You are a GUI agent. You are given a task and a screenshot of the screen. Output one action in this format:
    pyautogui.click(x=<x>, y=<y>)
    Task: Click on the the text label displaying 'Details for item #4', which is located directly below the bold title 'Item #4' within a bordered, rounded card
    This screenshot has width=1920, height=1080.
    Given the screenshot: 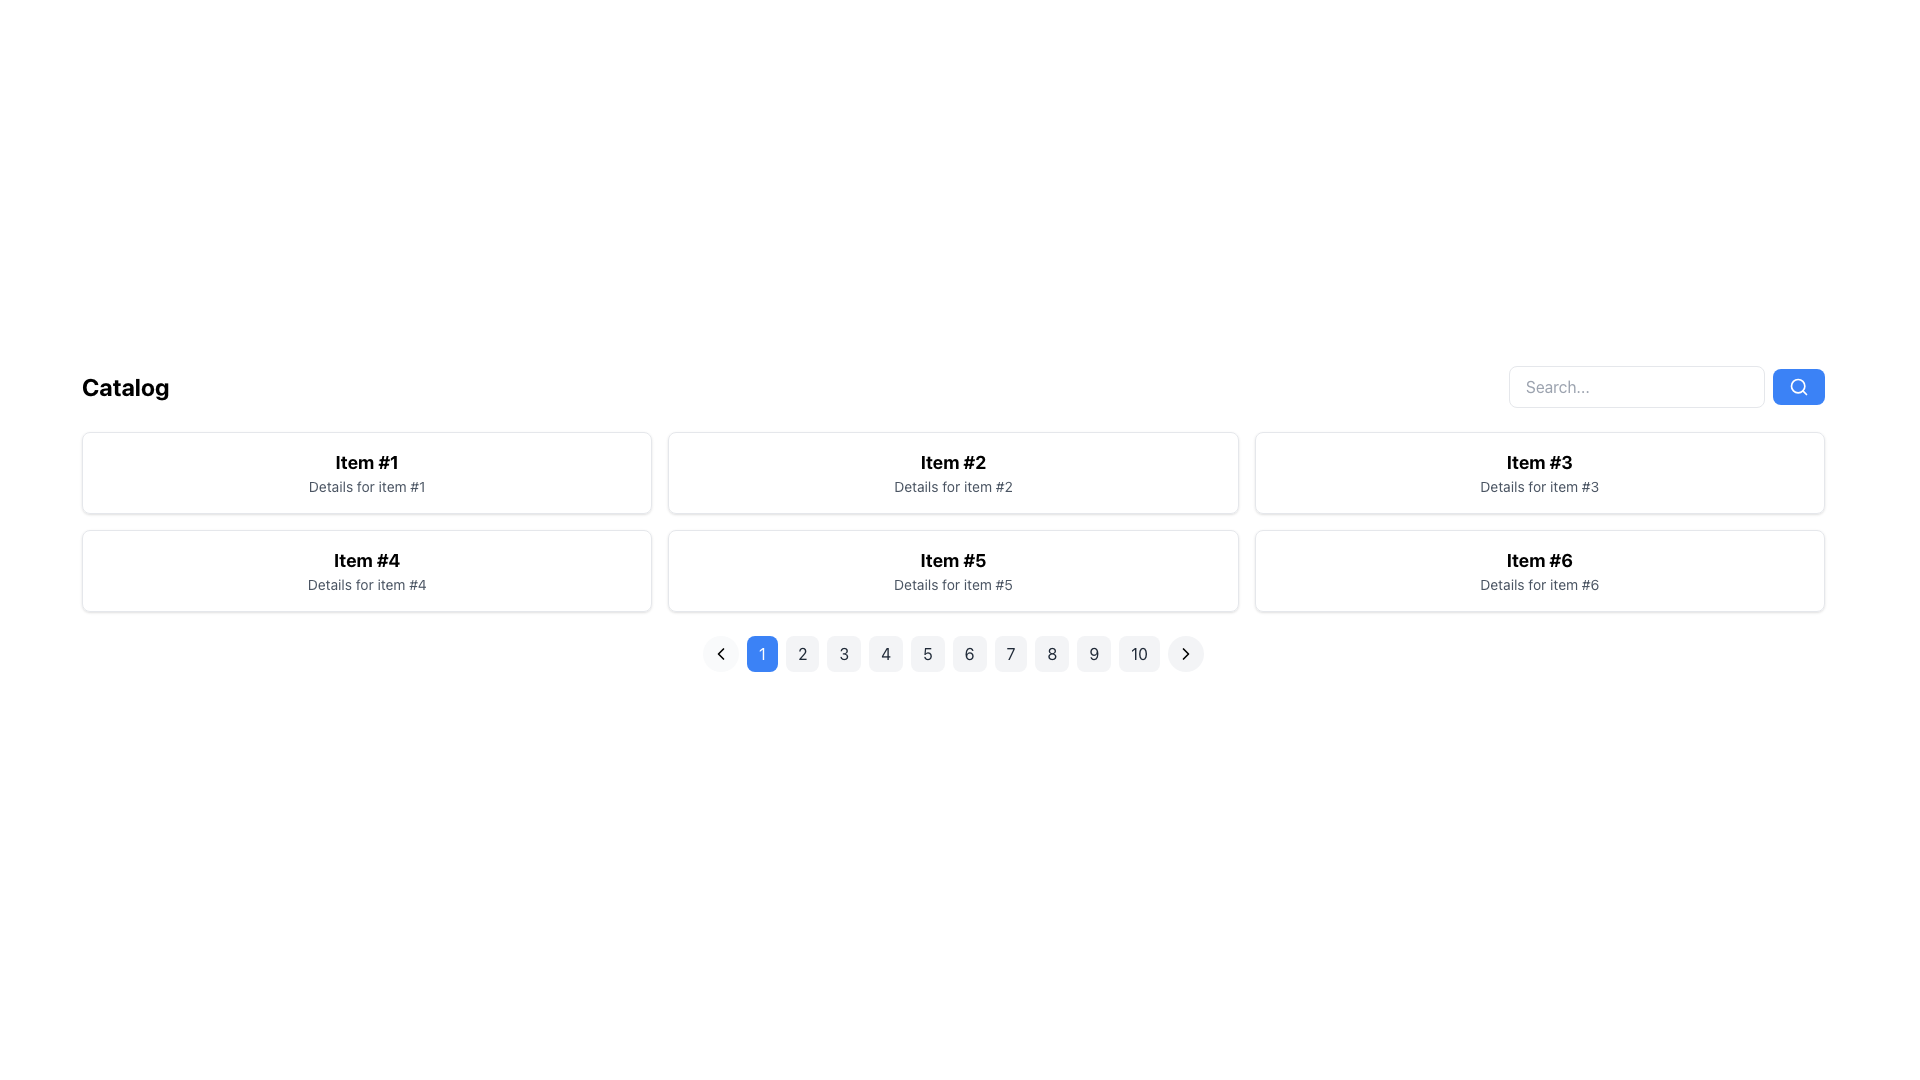 What is the action you would take?
    pyautogui.click(x=367, y=585)
    